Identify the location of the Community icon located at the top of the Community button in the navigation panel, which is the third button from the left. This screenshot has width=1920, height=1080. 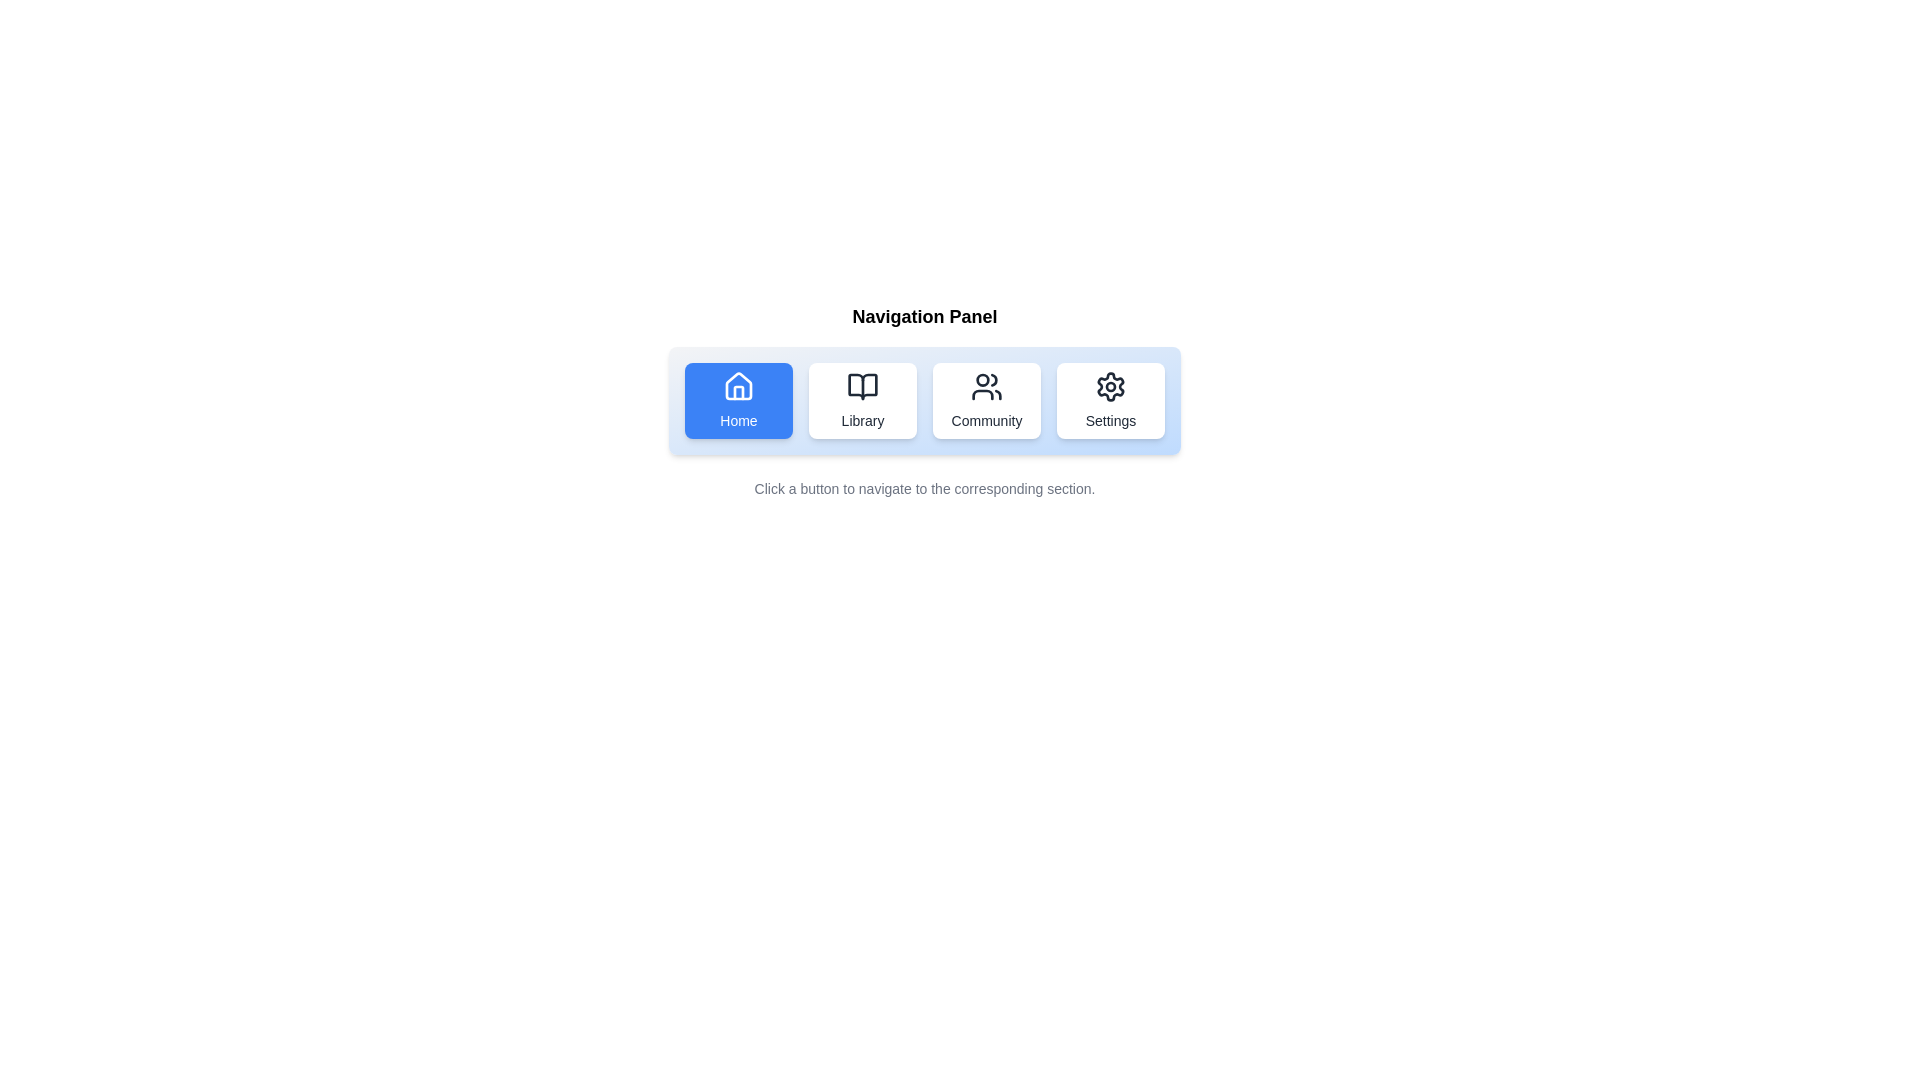
(987, 386).